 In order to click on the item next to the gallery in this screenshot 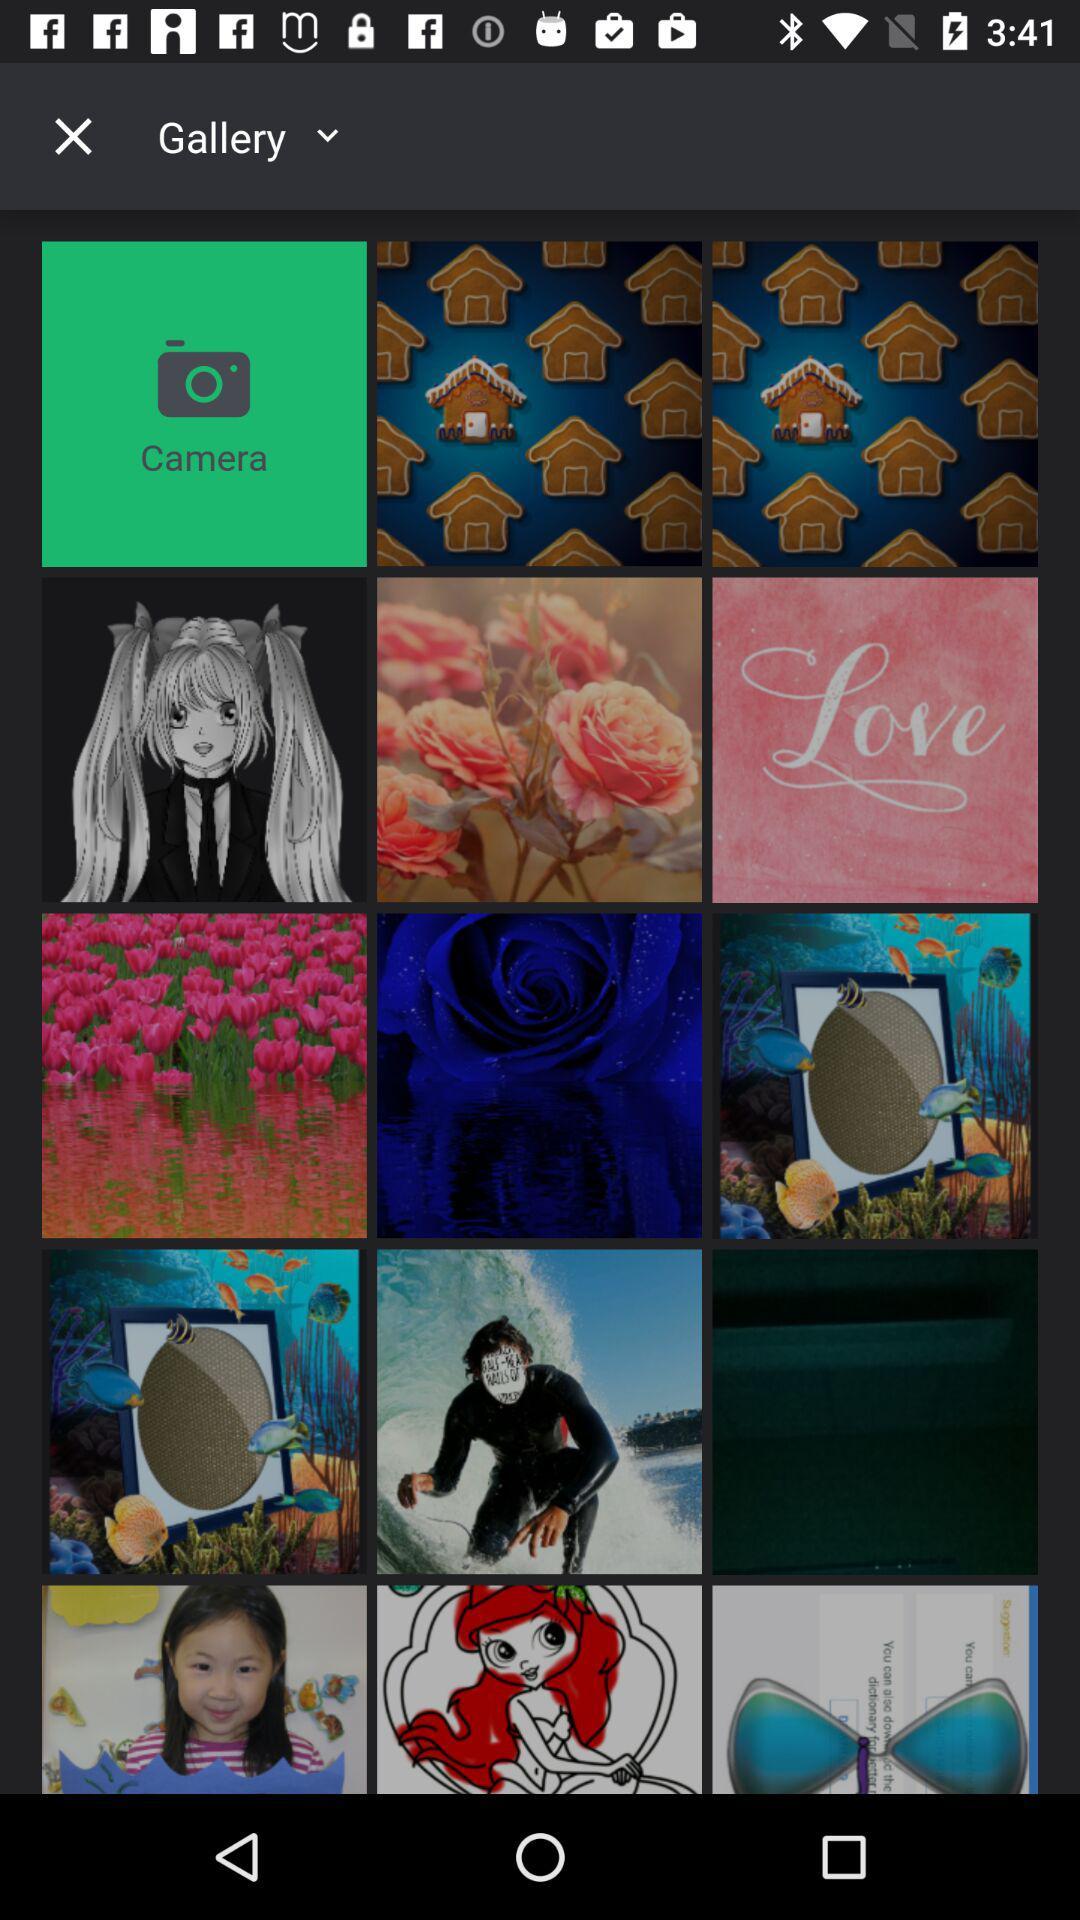, I will do `click(72, 135)`.